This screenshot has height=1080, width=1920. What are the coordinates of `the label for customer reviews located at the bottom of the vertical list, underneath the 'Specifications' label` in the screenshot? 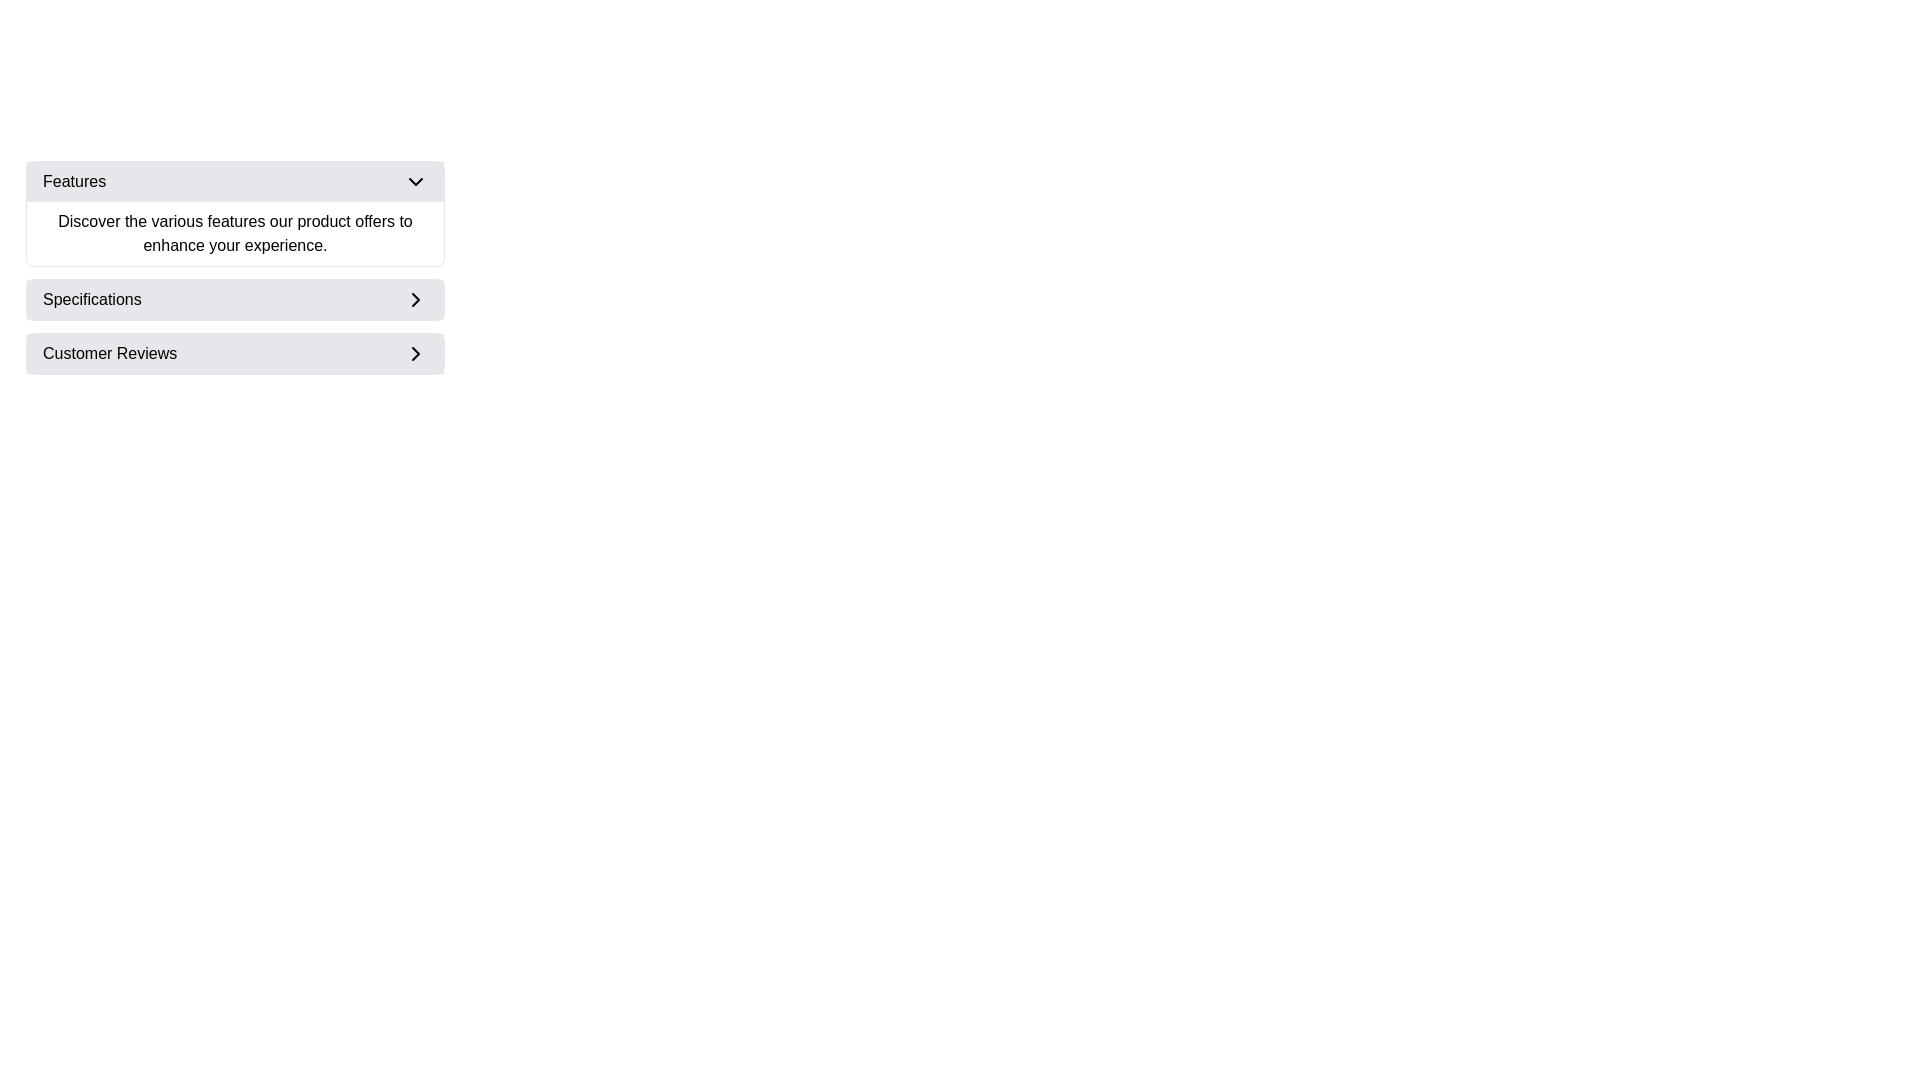 It's located at (109, 353).